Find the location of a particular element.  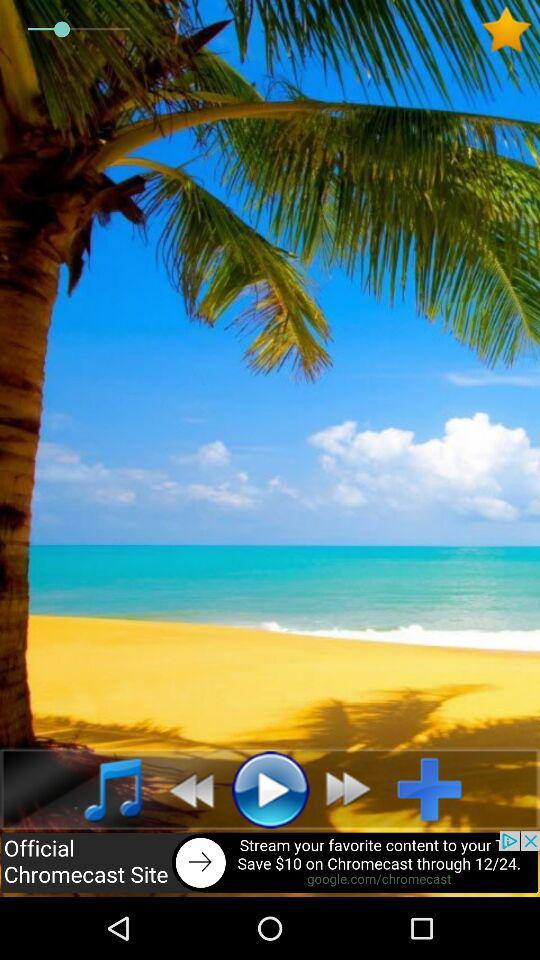

go back is located at coordinates (185, 789).